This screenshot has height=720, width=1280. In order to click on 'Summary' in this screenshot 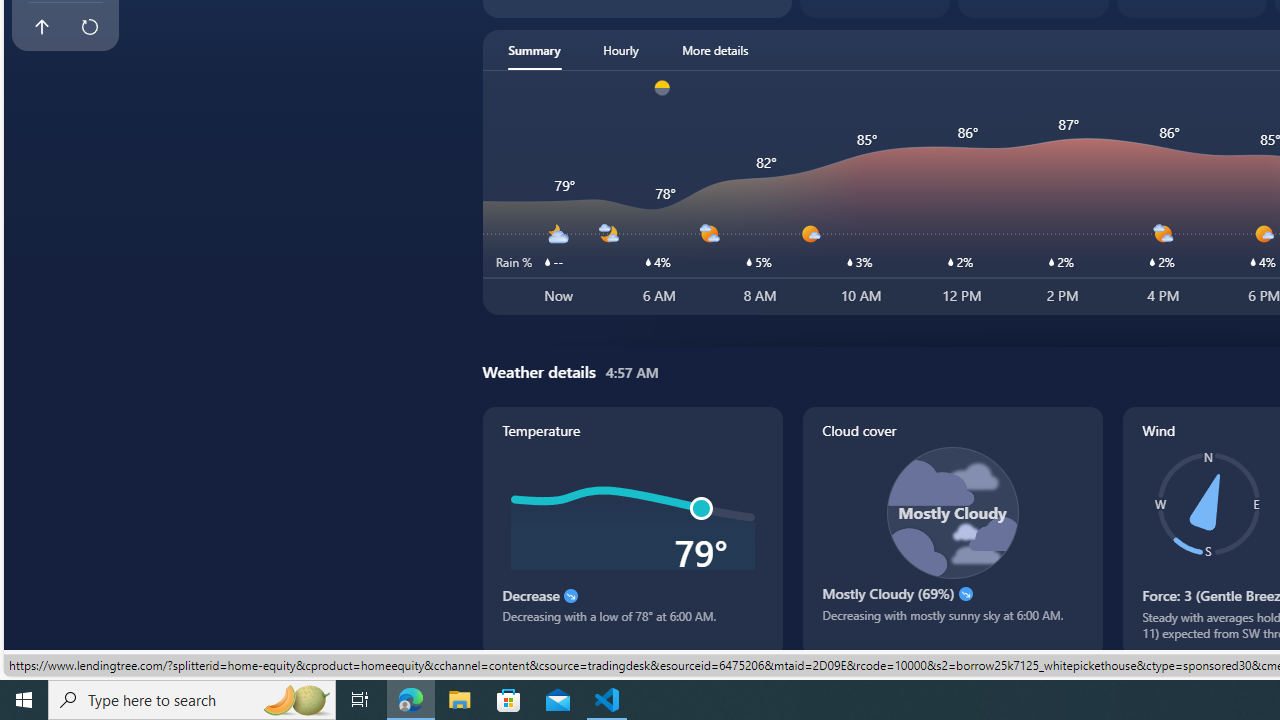, I will do `click(534, 49)`.